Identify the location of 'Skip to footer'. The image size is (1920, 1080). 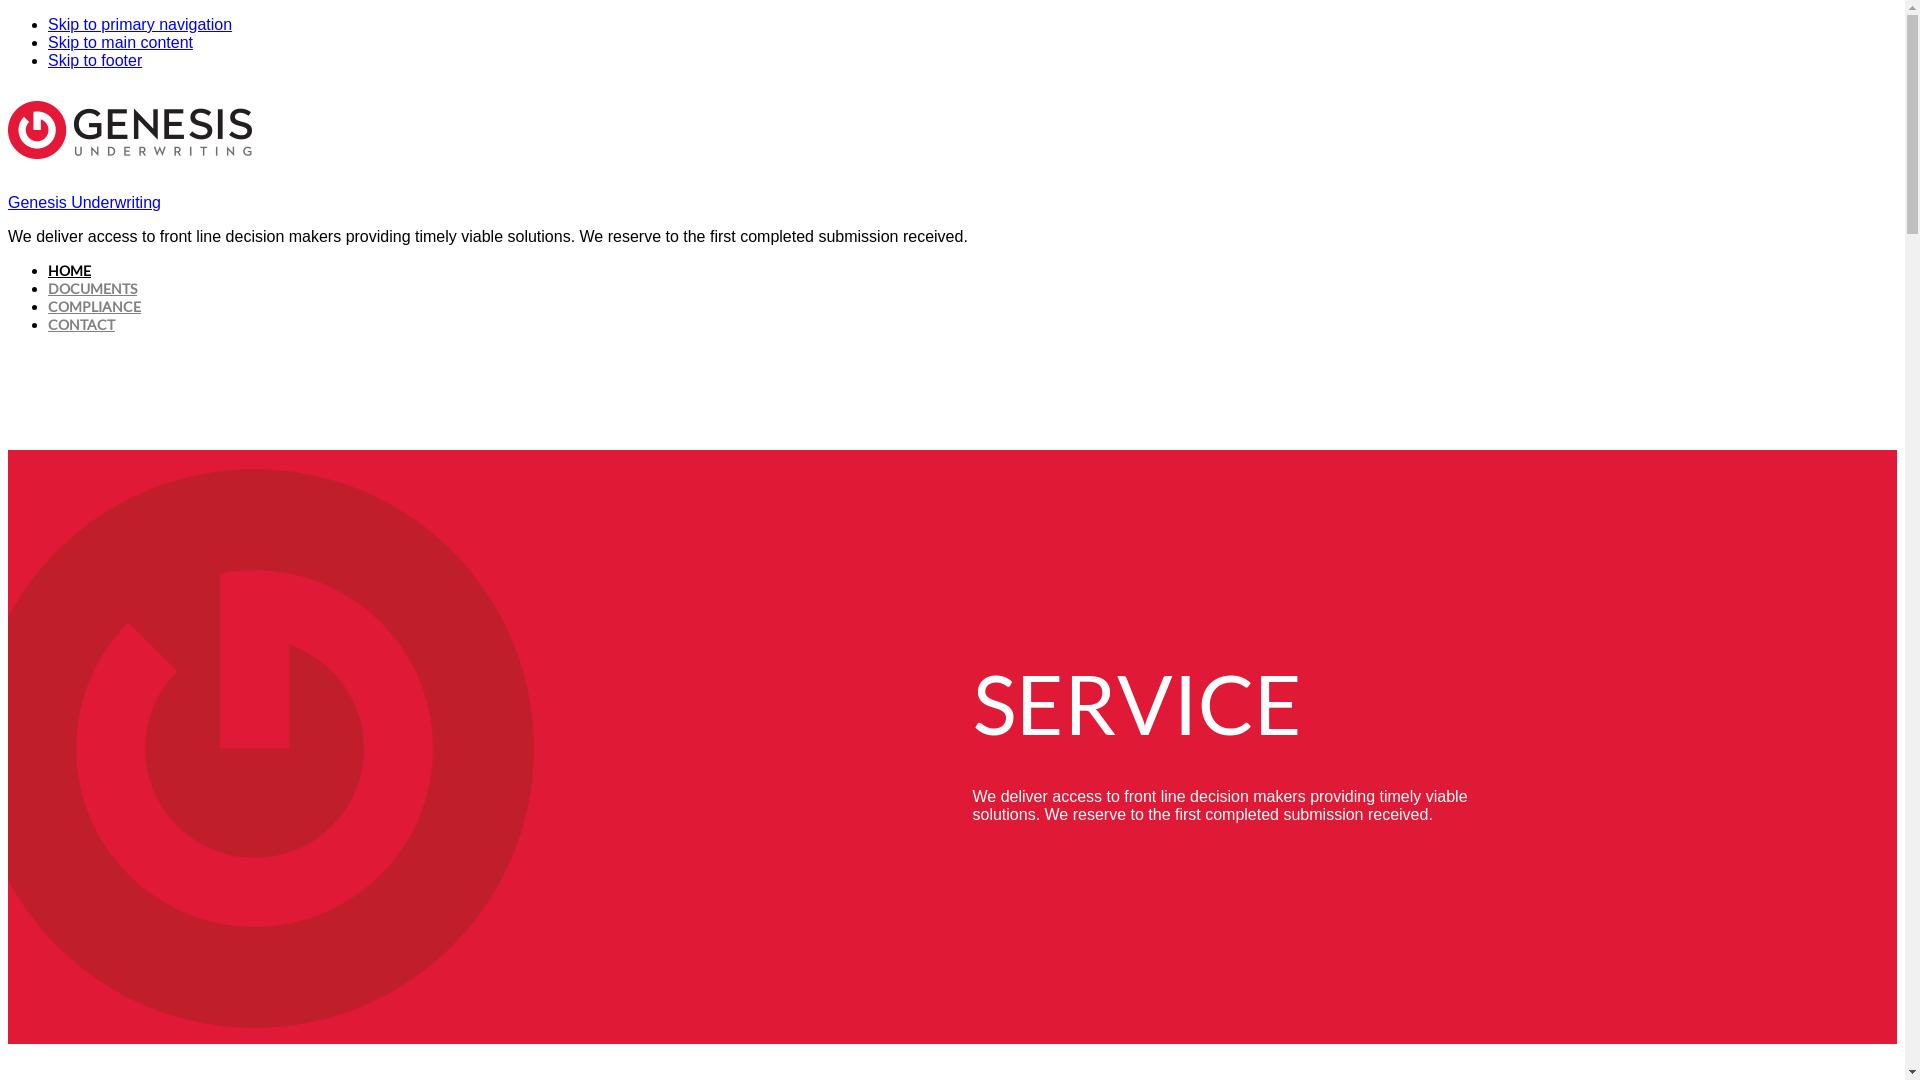
(48, 59).